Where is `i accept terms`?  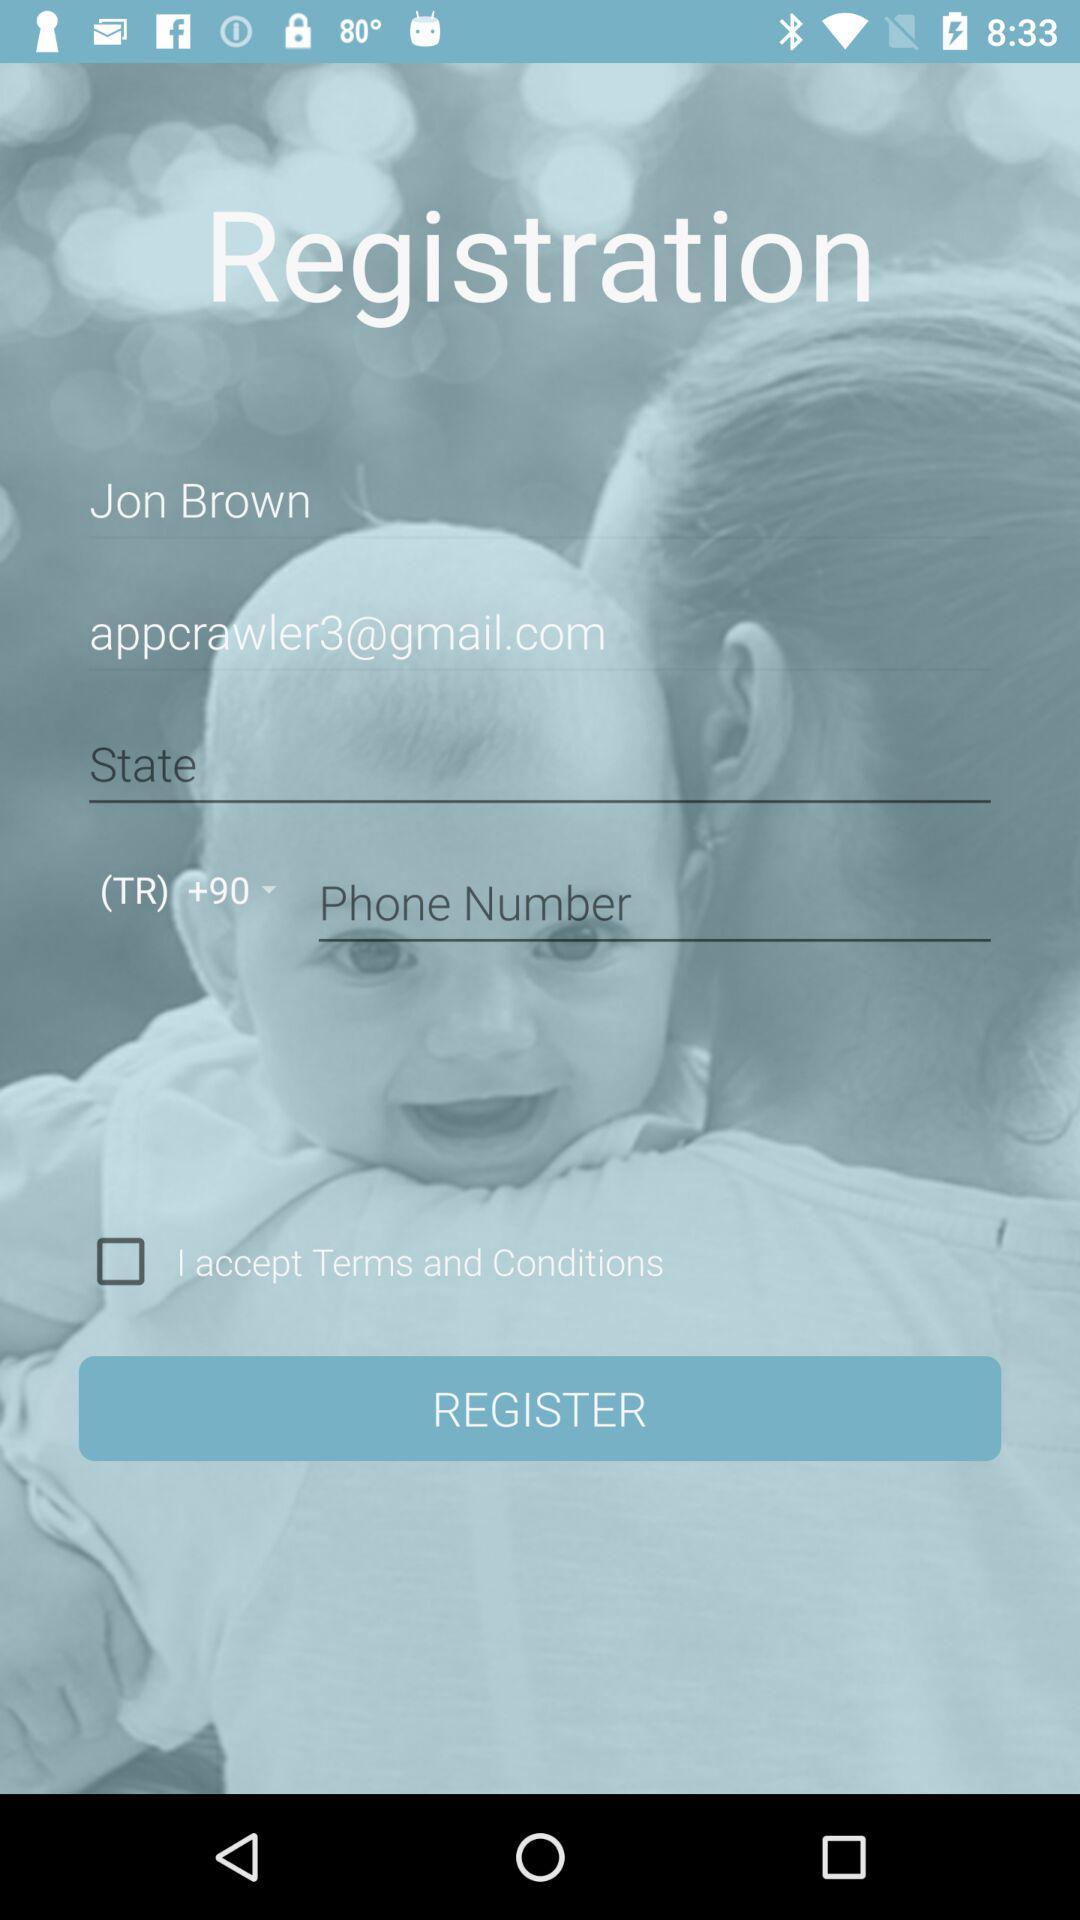
i accept terms is located at coordinates (412, 1260).